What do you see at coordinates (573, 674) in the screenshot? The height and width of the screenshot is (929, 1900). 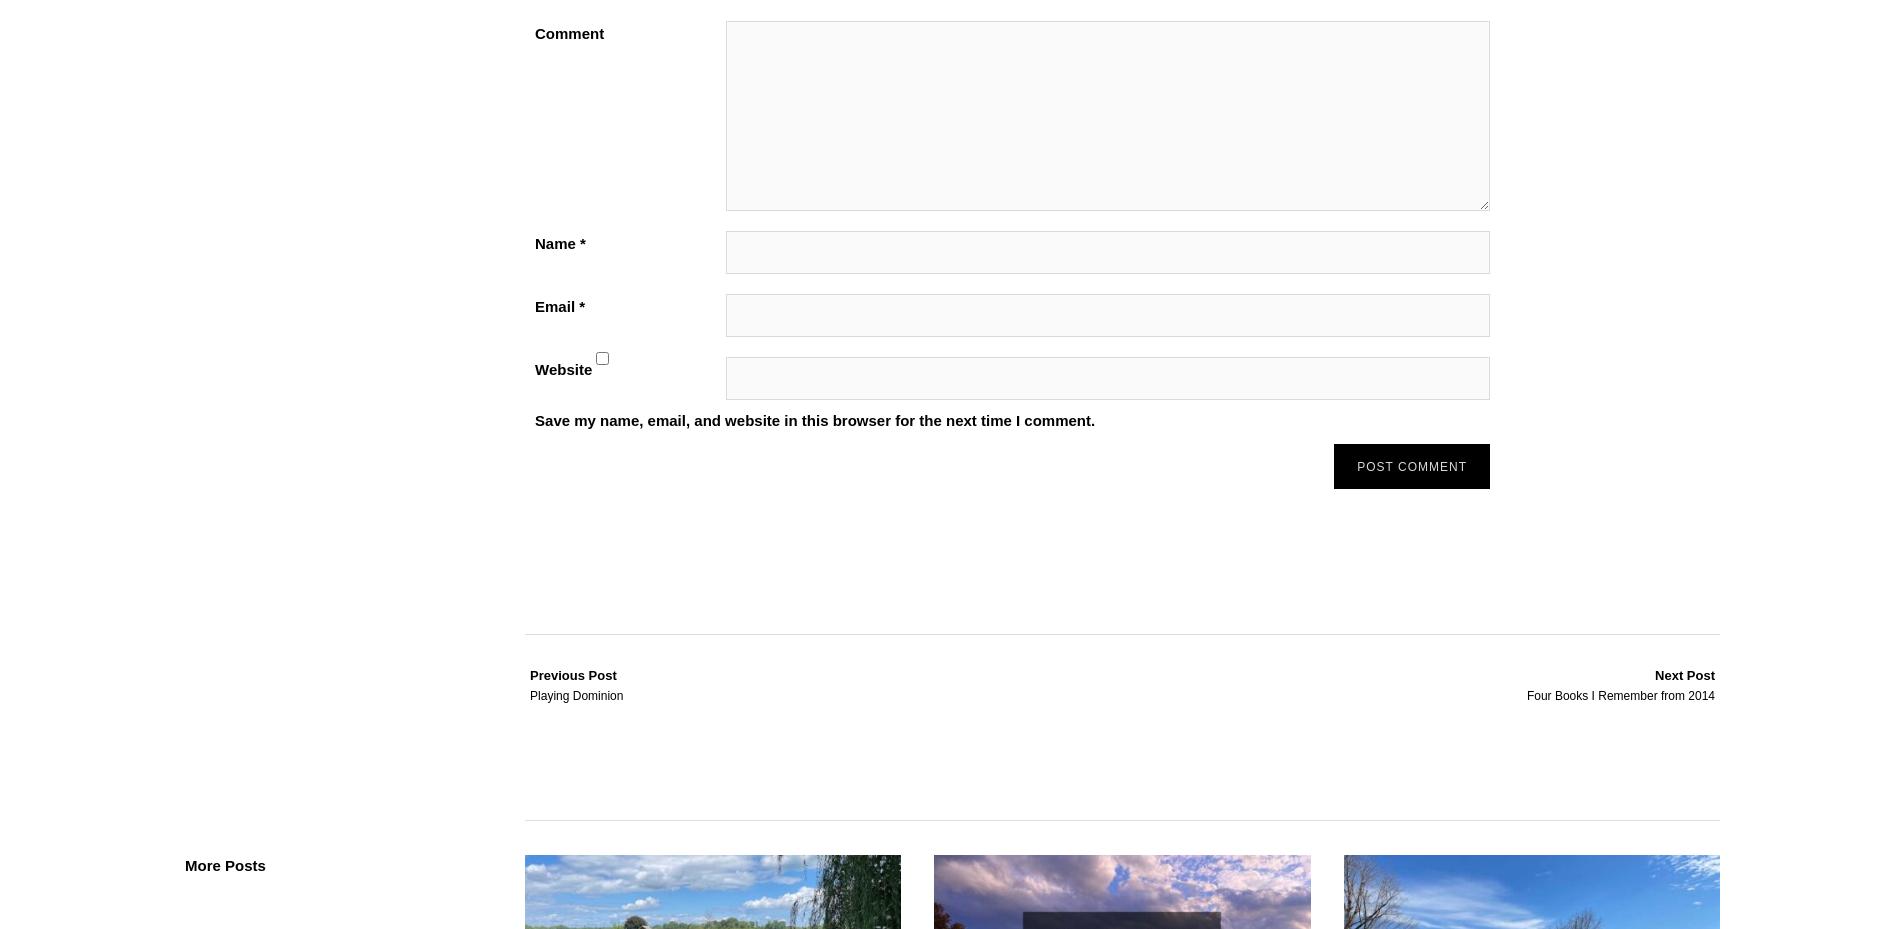 I see `'Previous Post'` at bounding box center [573, 674].